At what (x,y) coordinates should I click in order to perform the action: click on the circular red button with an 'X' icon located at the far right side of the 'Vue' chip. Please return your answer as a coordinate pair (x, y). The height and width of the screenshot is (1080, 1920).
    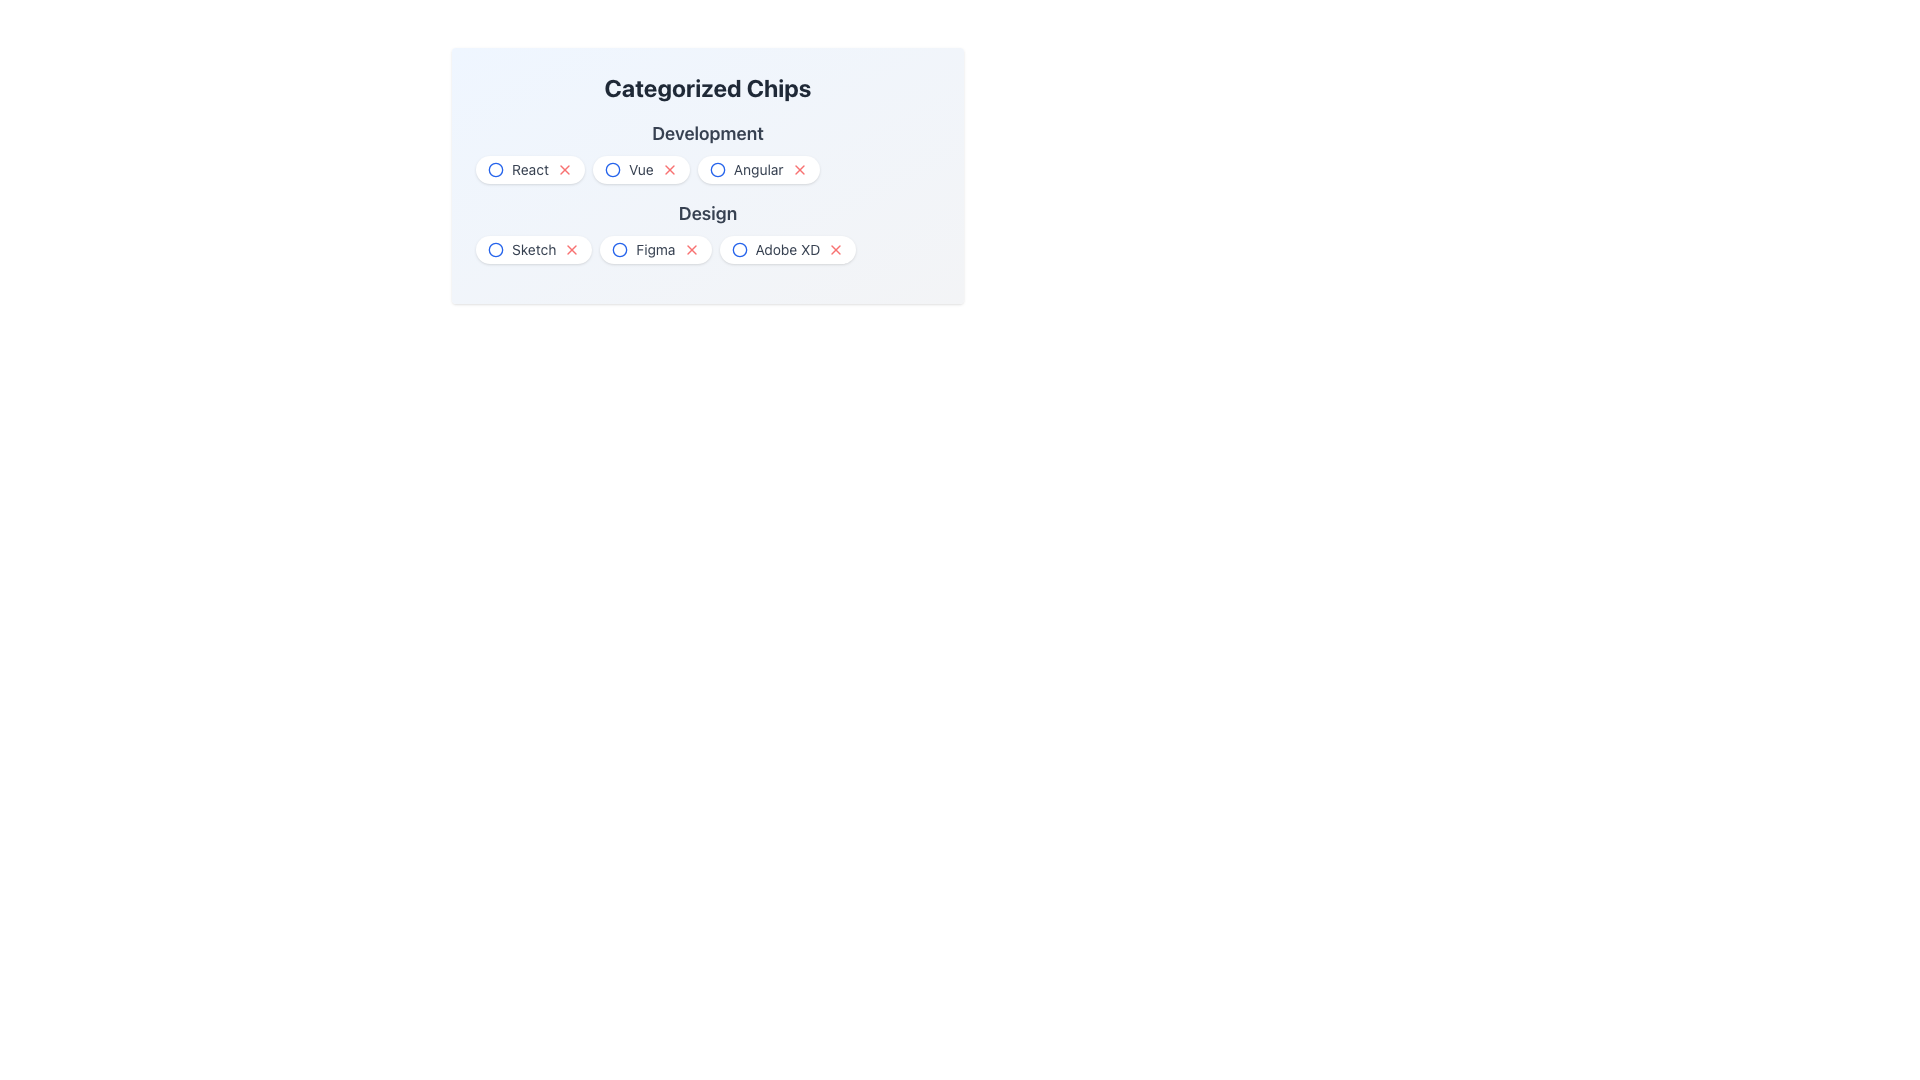
    Looking at the image, I should click on (669, 168).